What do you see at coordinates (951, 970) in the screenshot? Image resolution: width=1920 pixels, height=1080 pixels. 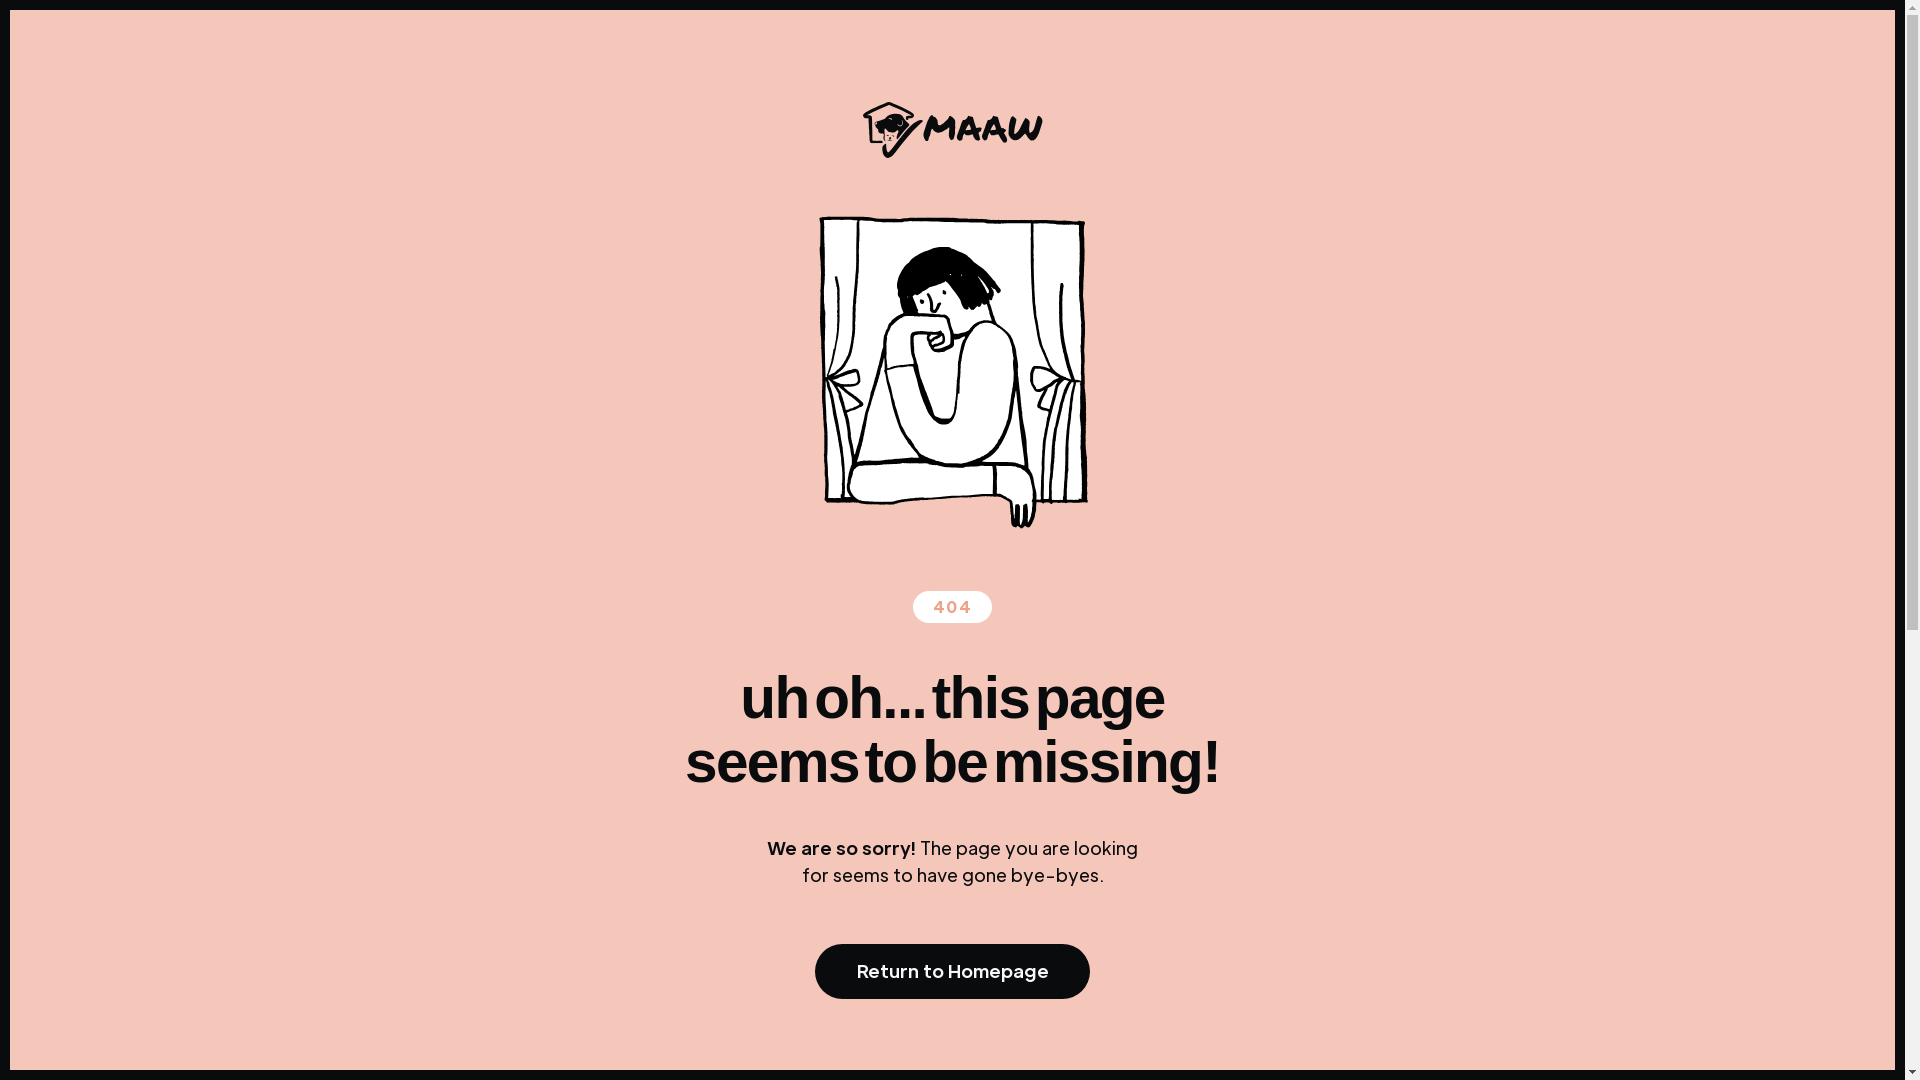 I see `'Return to Homepage'` at bounding box center [951, 970].